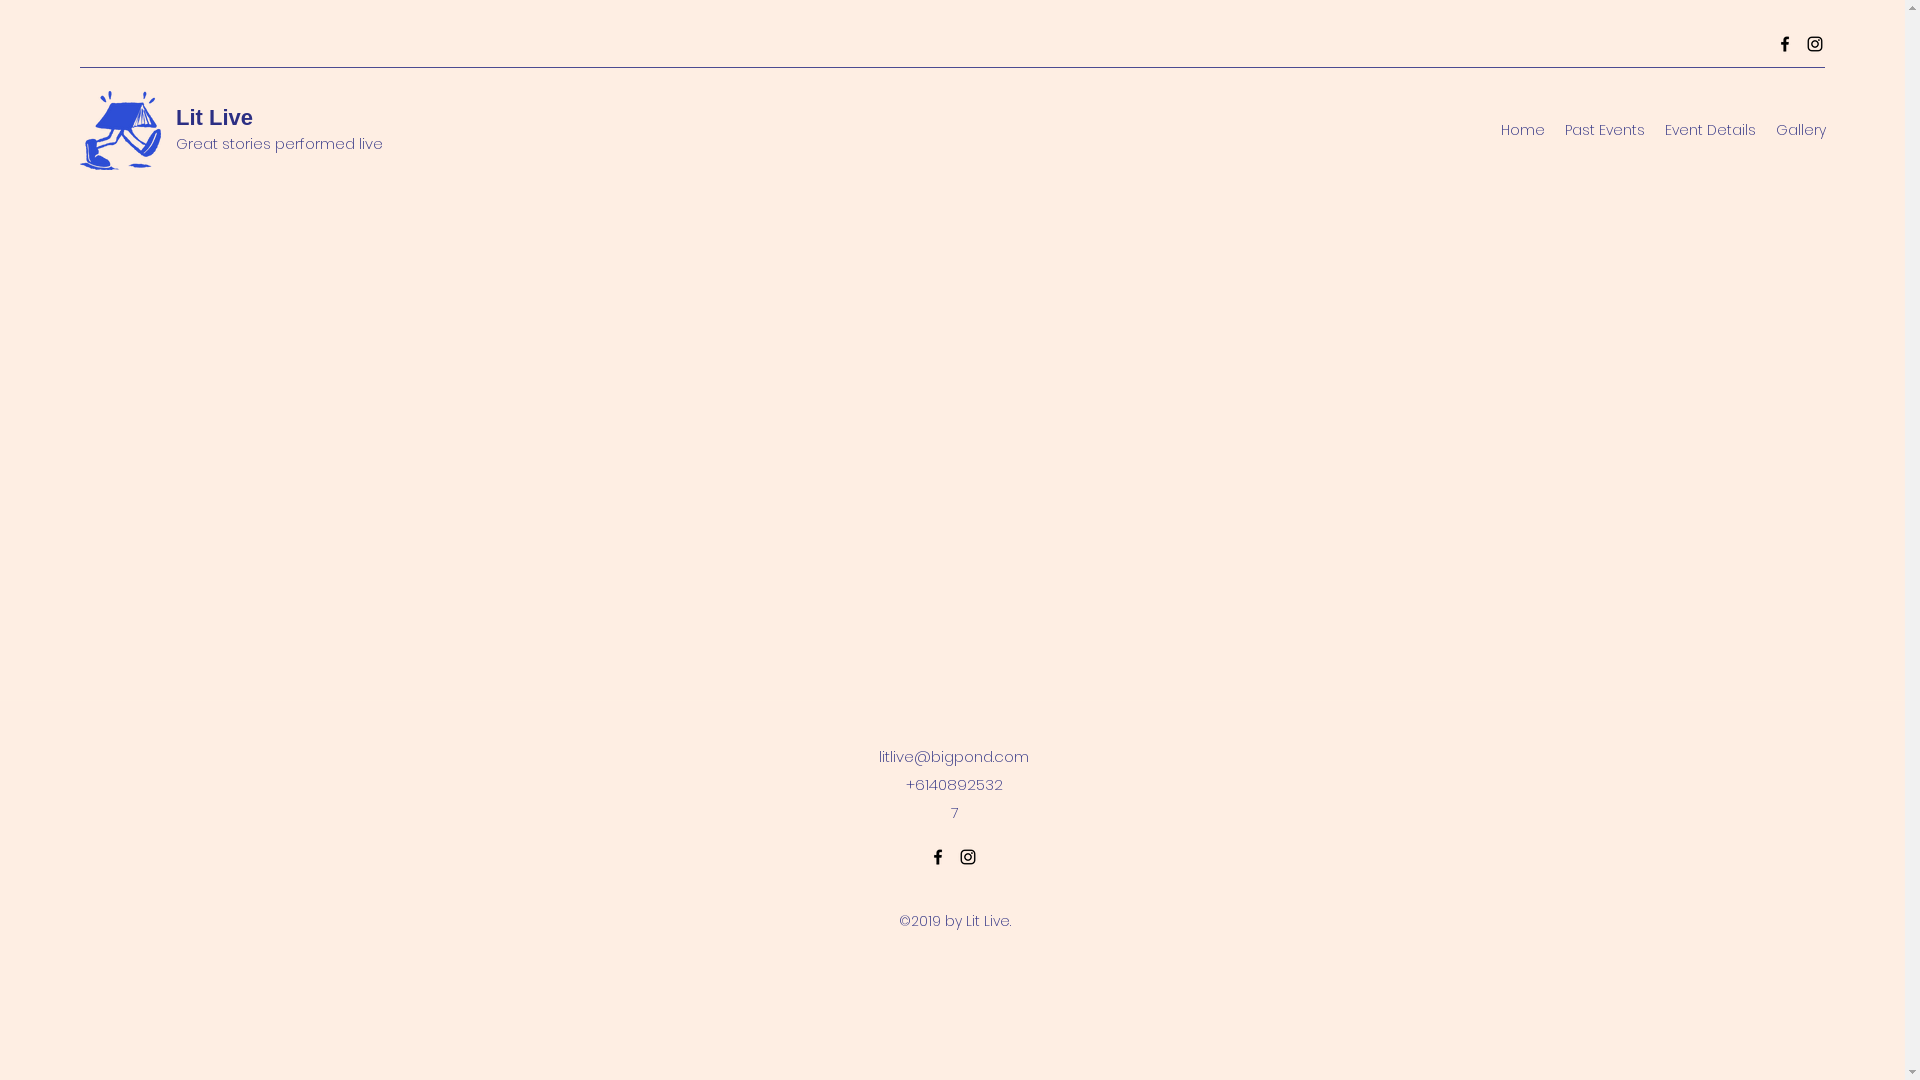 Image resolution: width=1920 pixels, height=1080 pixels. I want to click on 'Lit Live', so click(214, 117).